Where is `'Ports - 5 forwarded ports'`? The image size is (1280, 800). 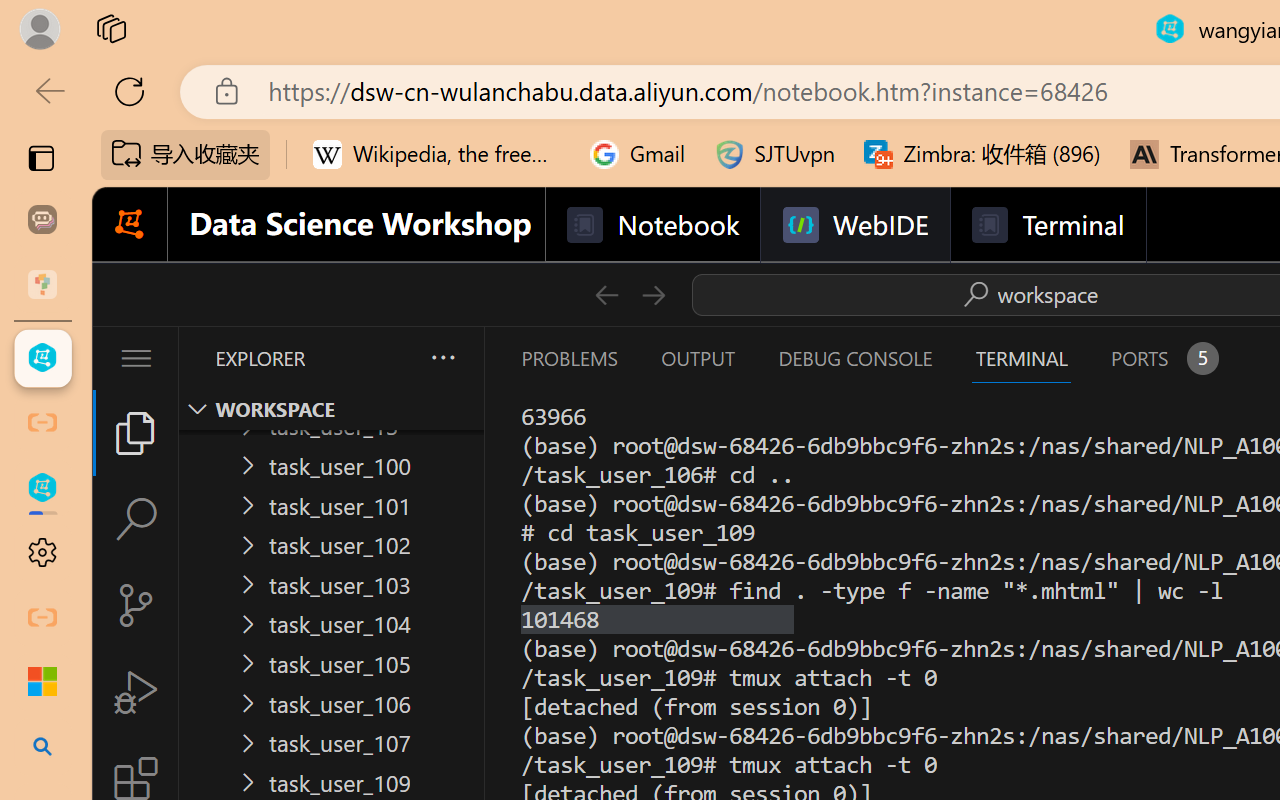 'Ports - 5 forwarded ports' is located at coordinates (1162, 358).